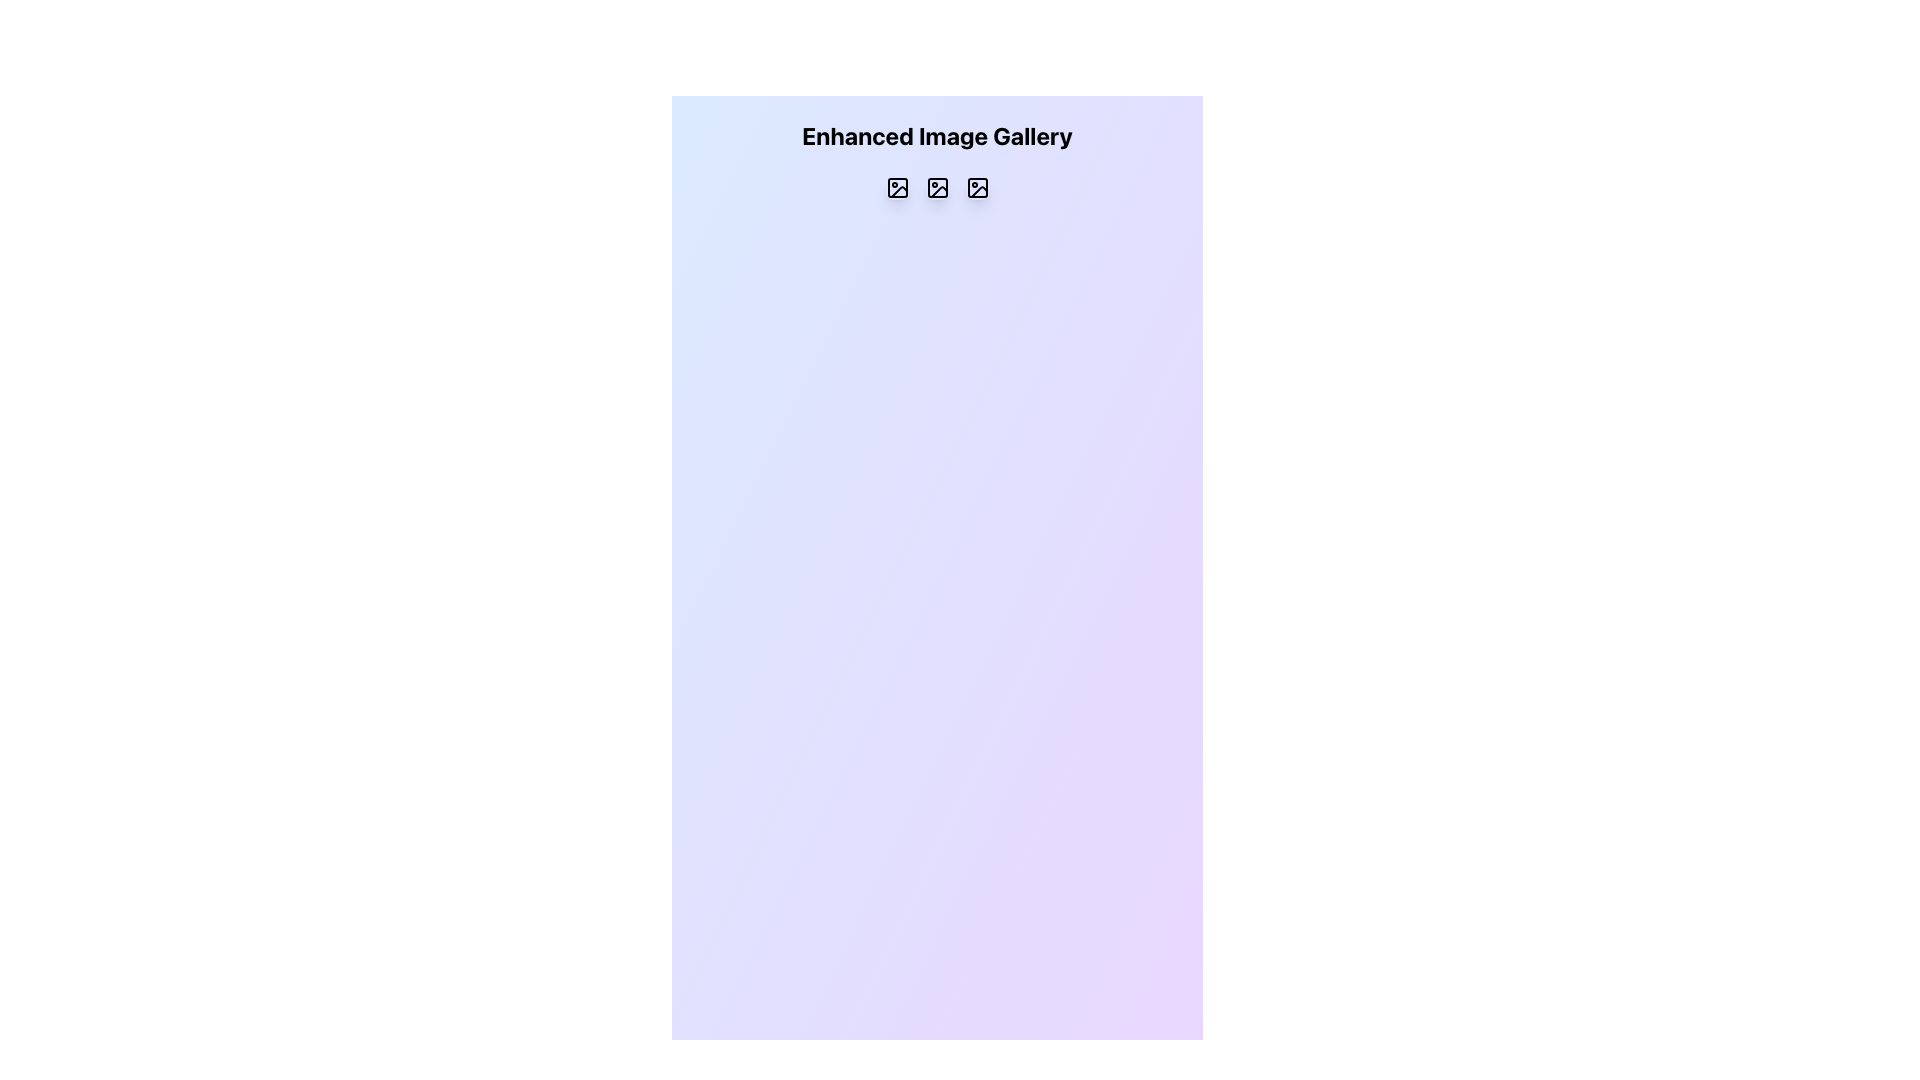 The height and width of the screenshot is (1080, 1920). What do you see at coordinates (979, 192) in the screenshot?
I see `the third graphical icon component in the Enhanced Image Gallery, which serves as an image placeholder` at bounding box center [979, 192].